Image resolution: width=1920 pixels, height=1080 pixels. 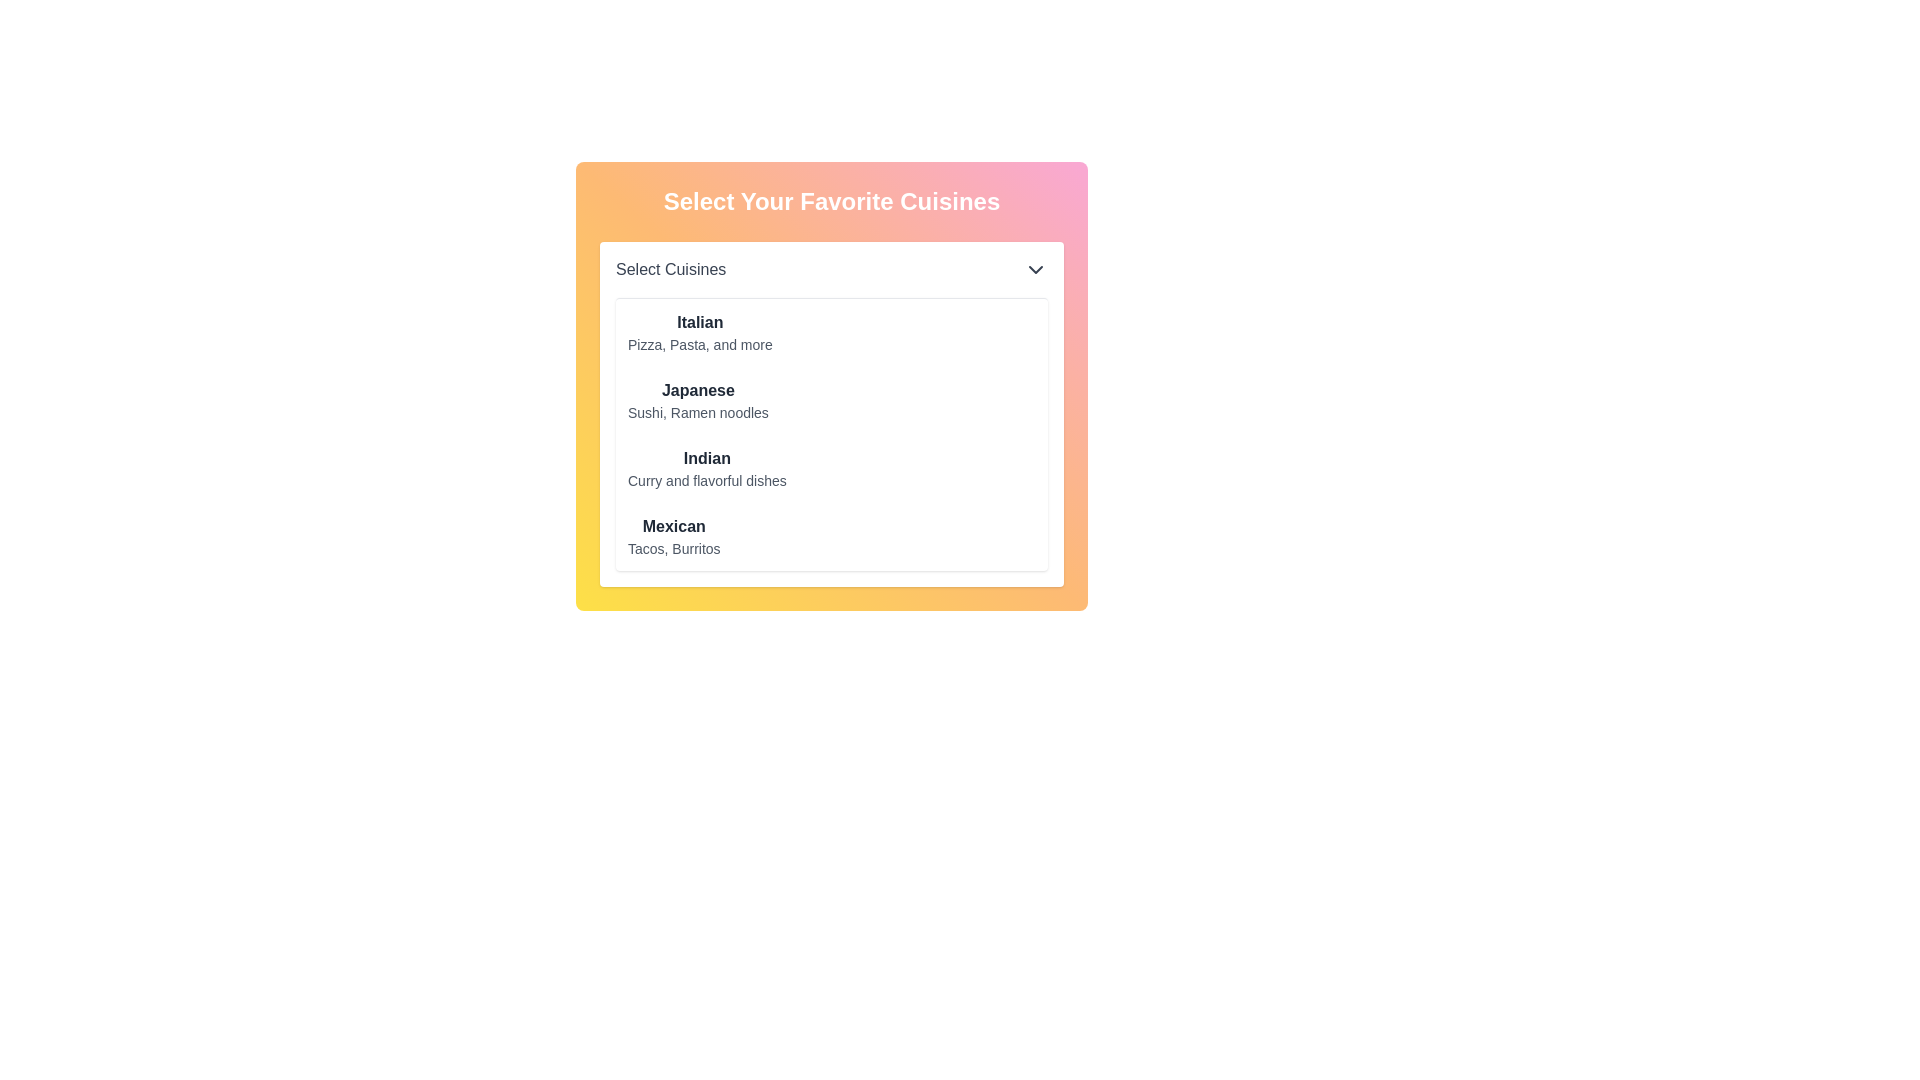 What do you see at coordinates (707, 469) in the screenshot?
I see `the clickable list item representing 'Indian' cuisine` at bounding box center [707, 469].